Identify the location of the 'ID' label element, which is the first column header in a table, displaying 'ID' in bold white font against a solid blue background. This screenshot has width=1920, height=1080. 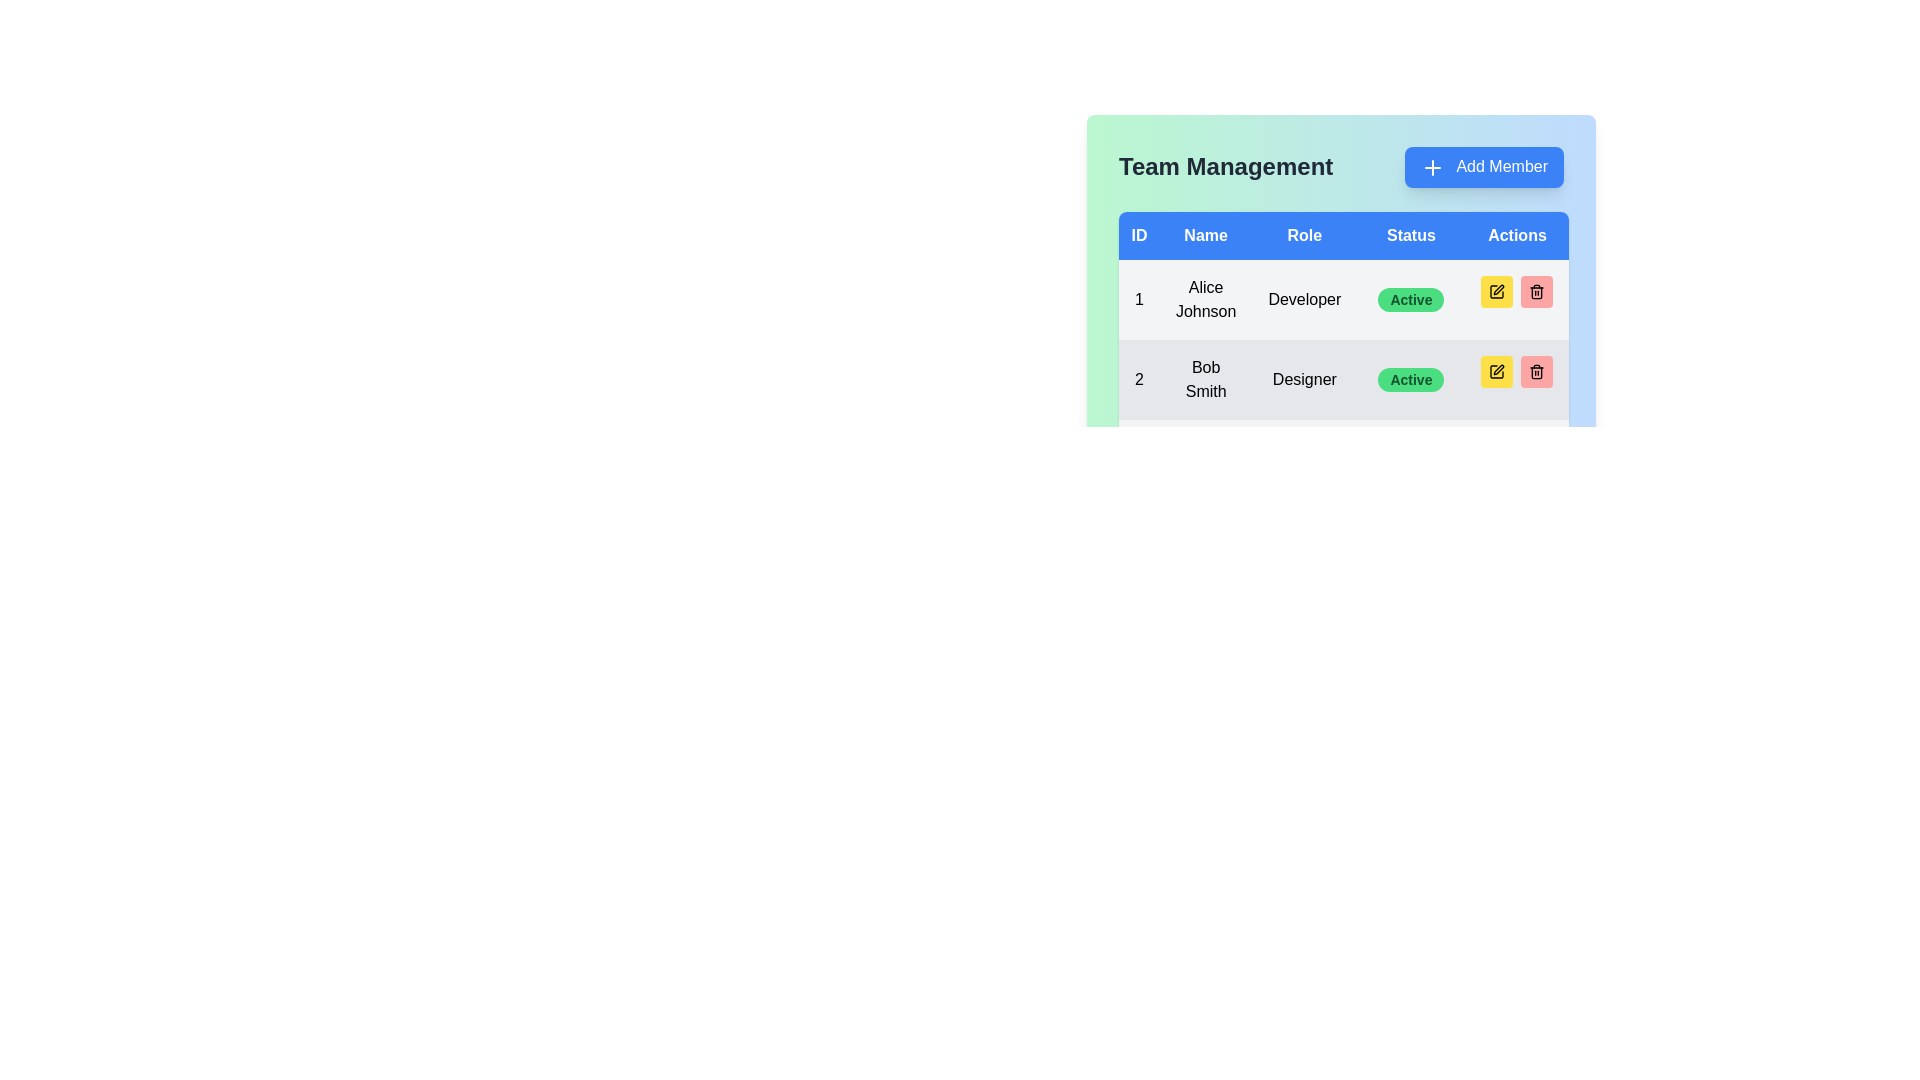
(1139, 234).